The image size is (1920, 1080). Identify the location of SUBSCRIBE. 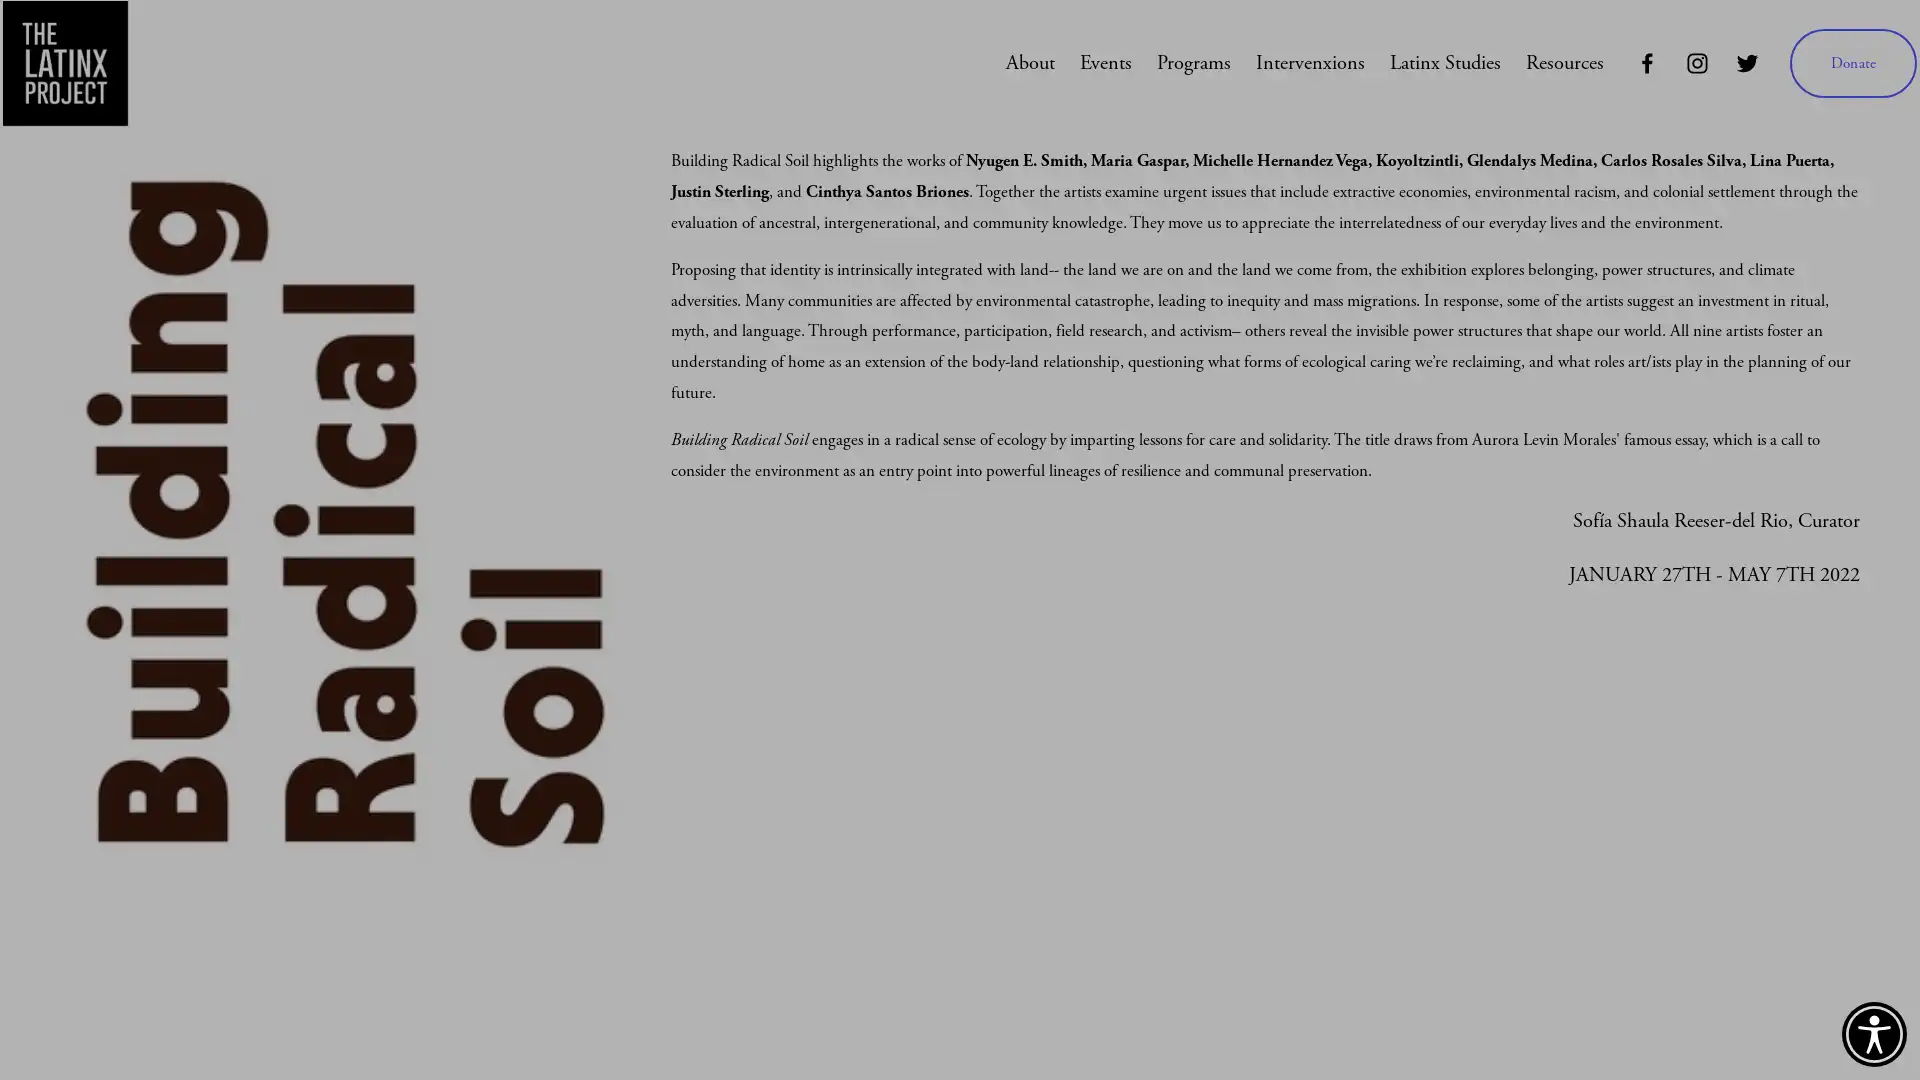
(1692, 871).